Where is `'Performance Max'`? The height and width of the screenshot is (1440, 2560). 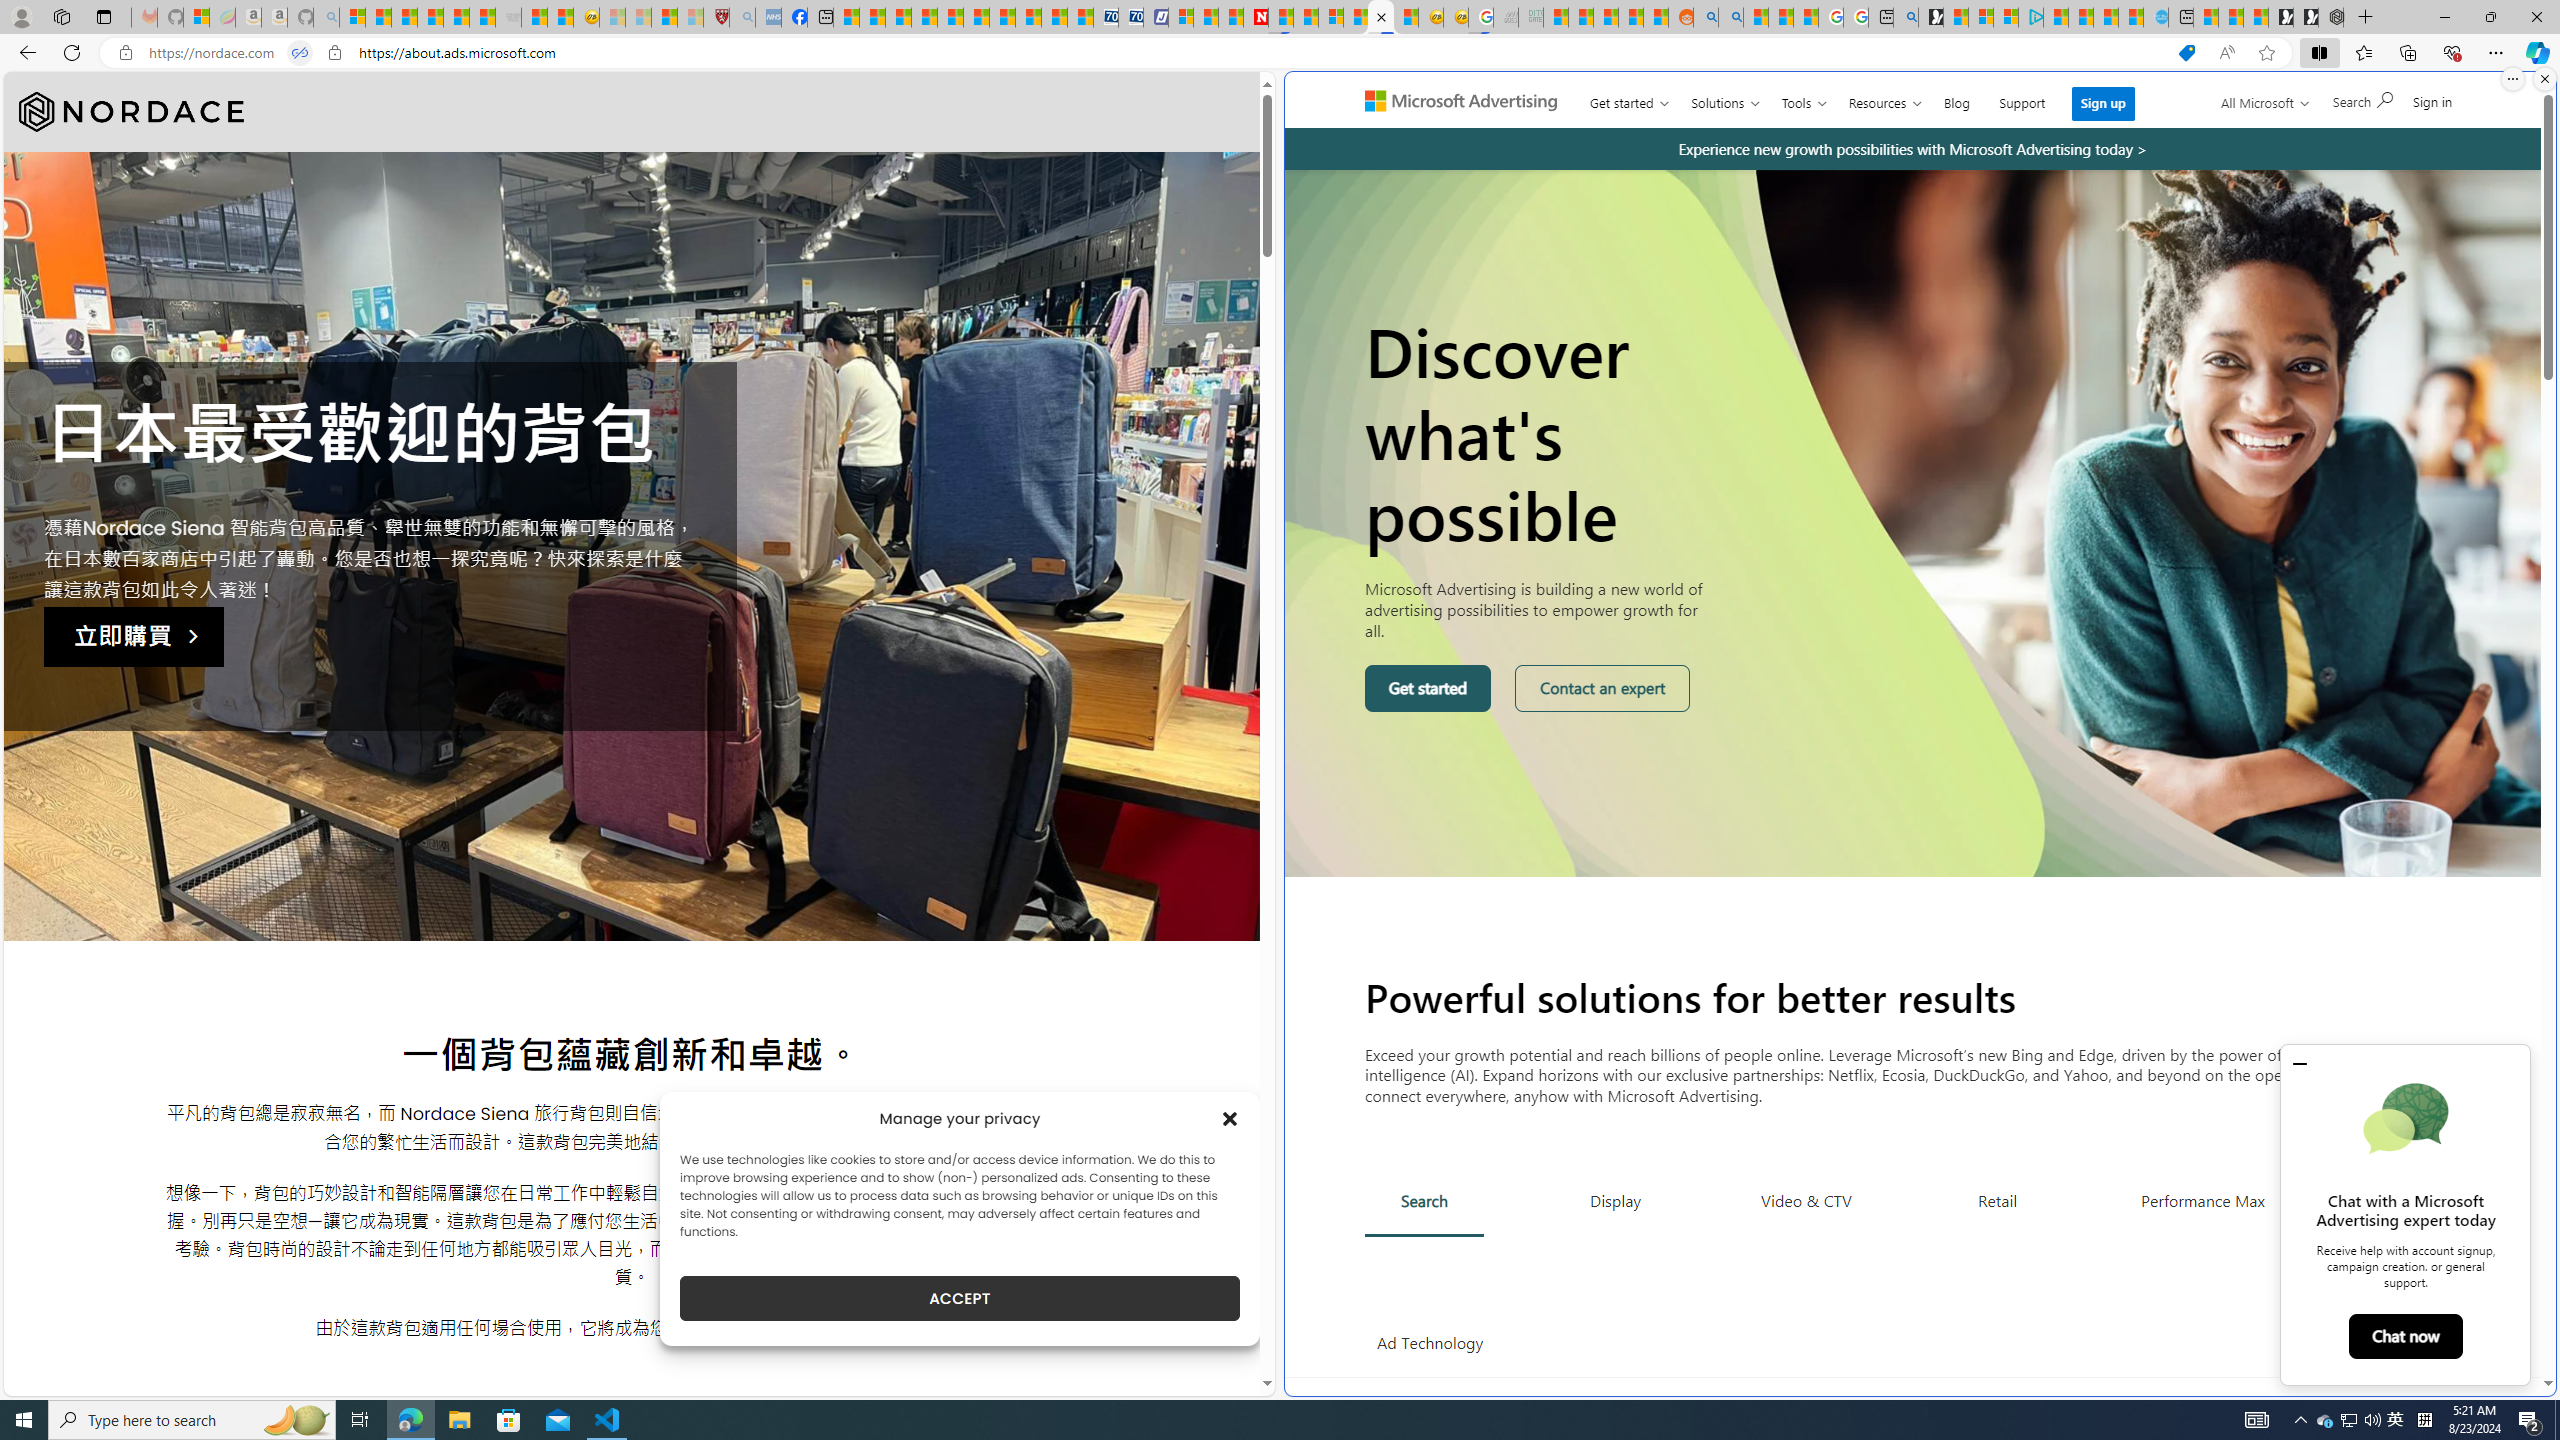 'Performance Max' is located at coordinates (2201, 1199).